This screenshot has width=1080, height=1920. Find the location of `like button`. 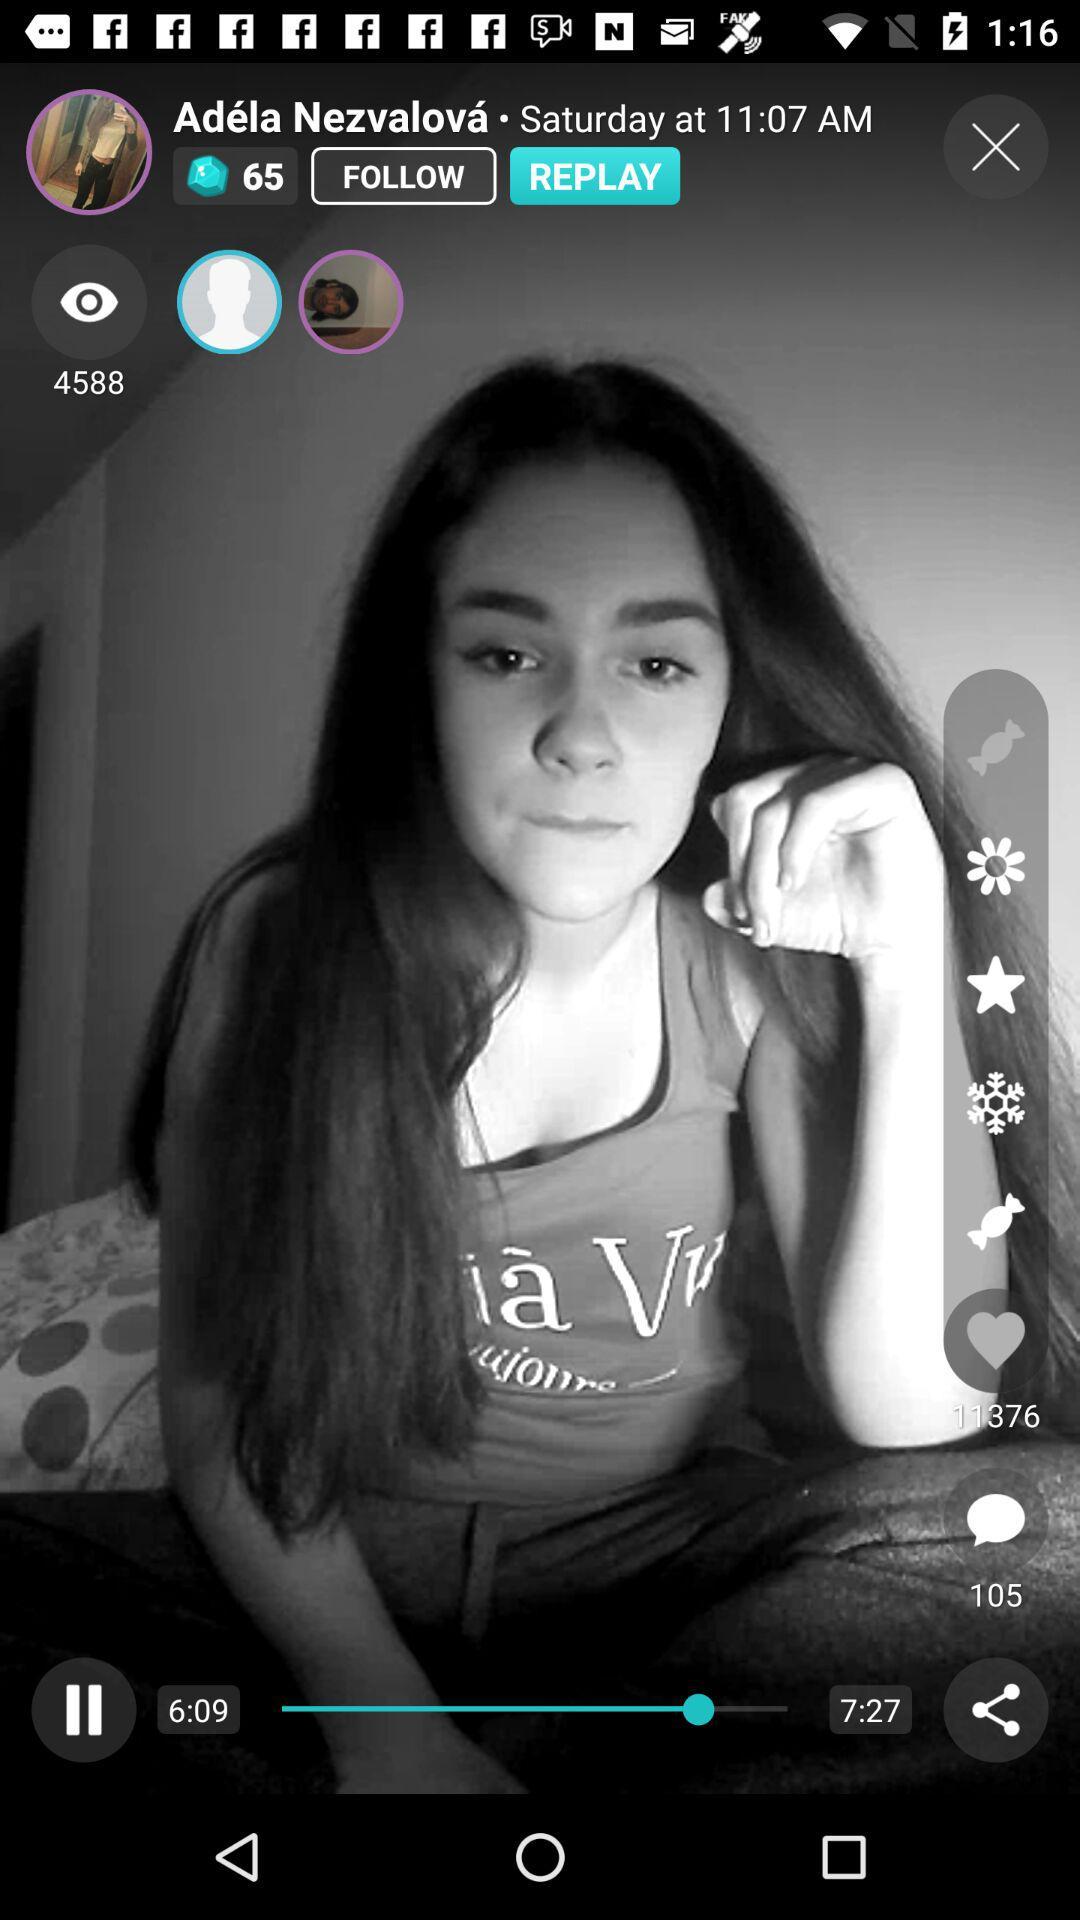

like button is located at coordinates (995, 1340).